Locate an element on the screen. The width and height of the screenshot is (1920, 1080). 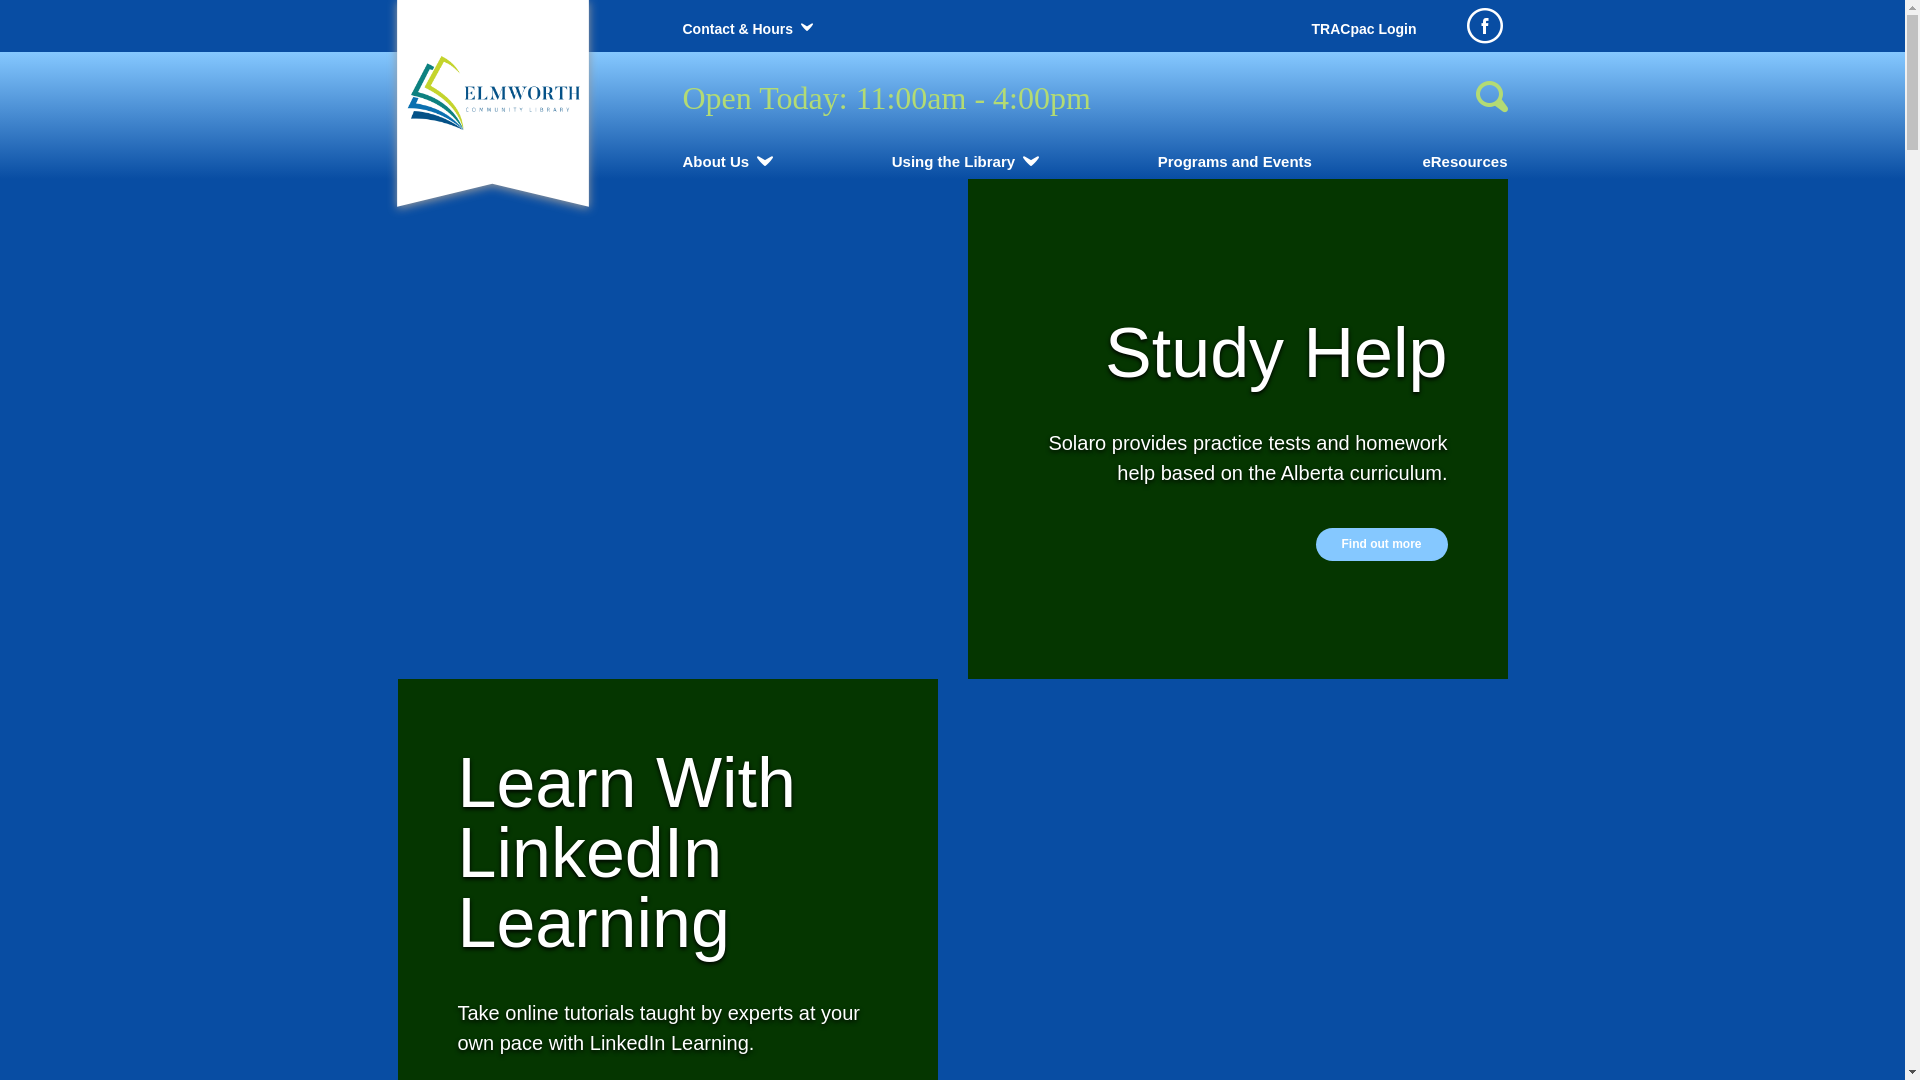
'Facebook' is located at coordinates (1483, 26).